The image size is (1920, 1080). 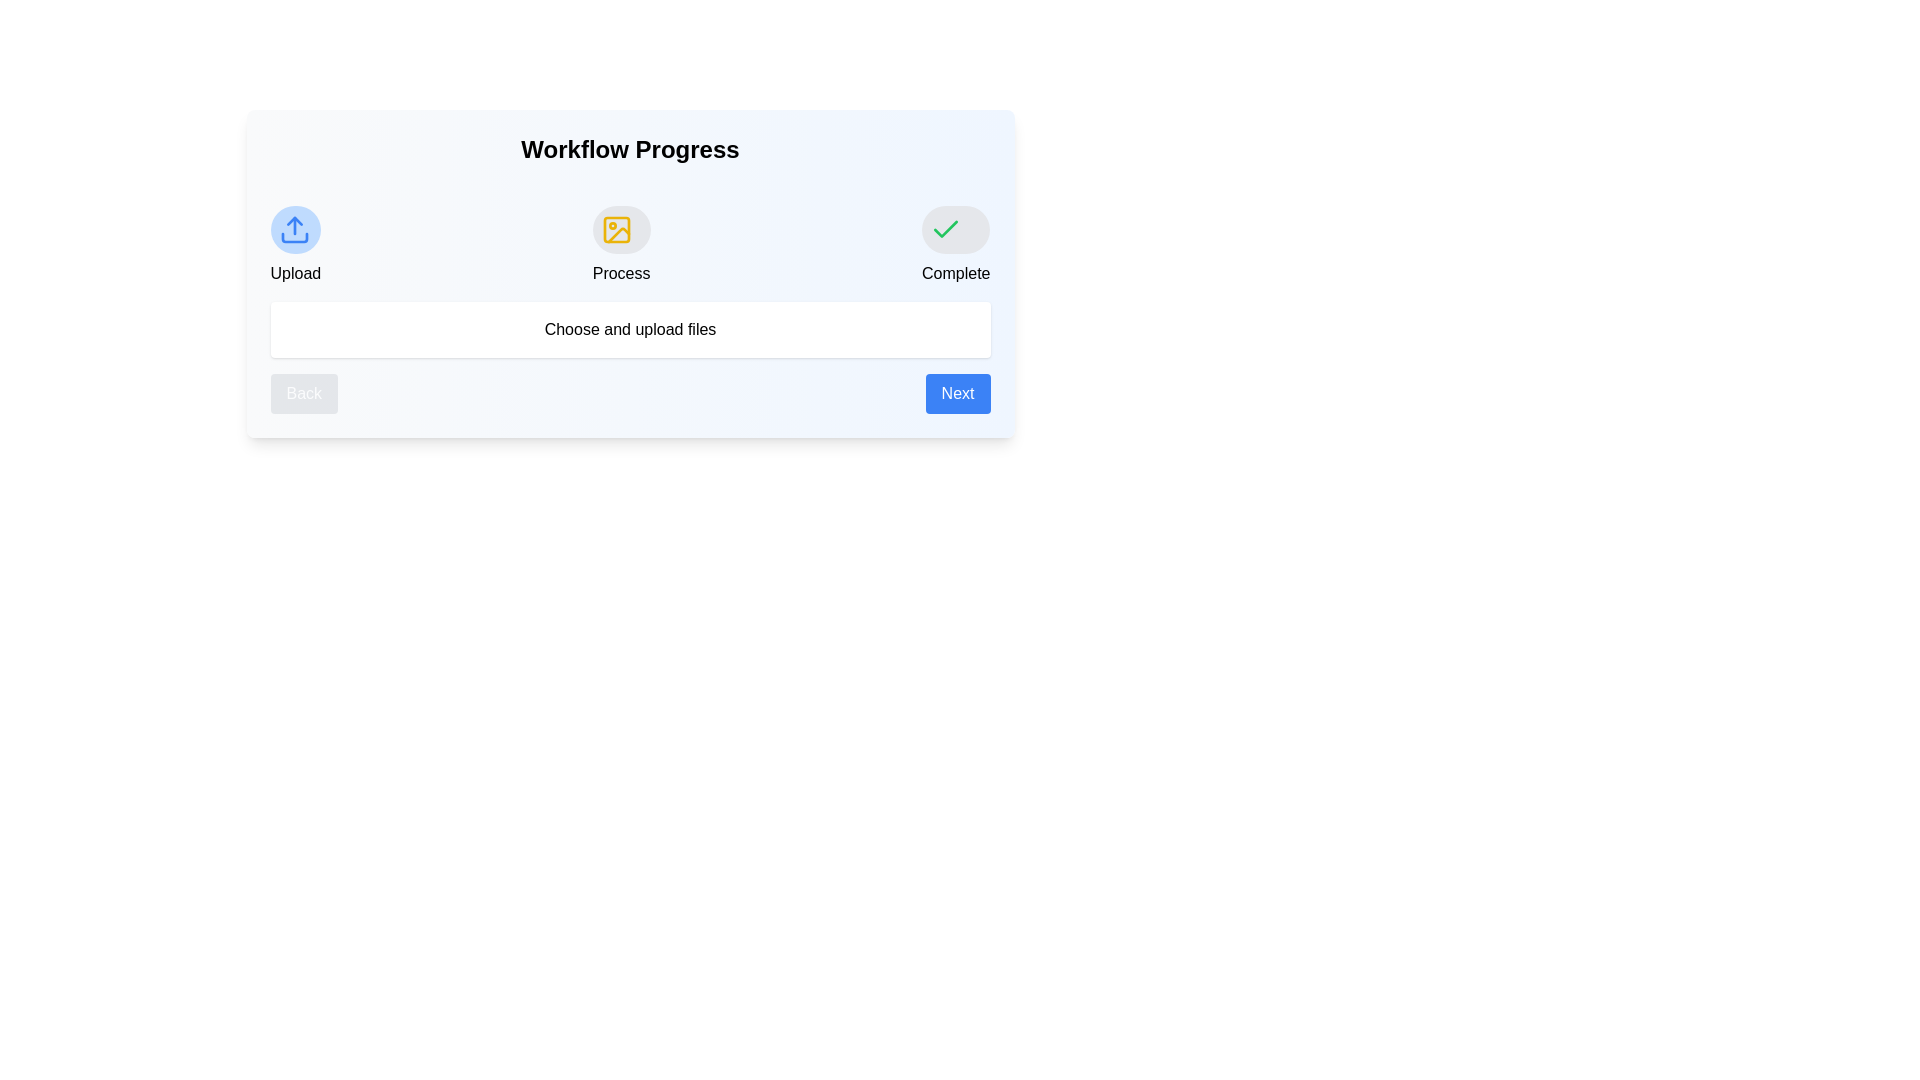 What do you see at coordinates (293, 229) in the screenshot?
I see `the 'Upload' stage icon to display its description` at bounding box center [293, 229].